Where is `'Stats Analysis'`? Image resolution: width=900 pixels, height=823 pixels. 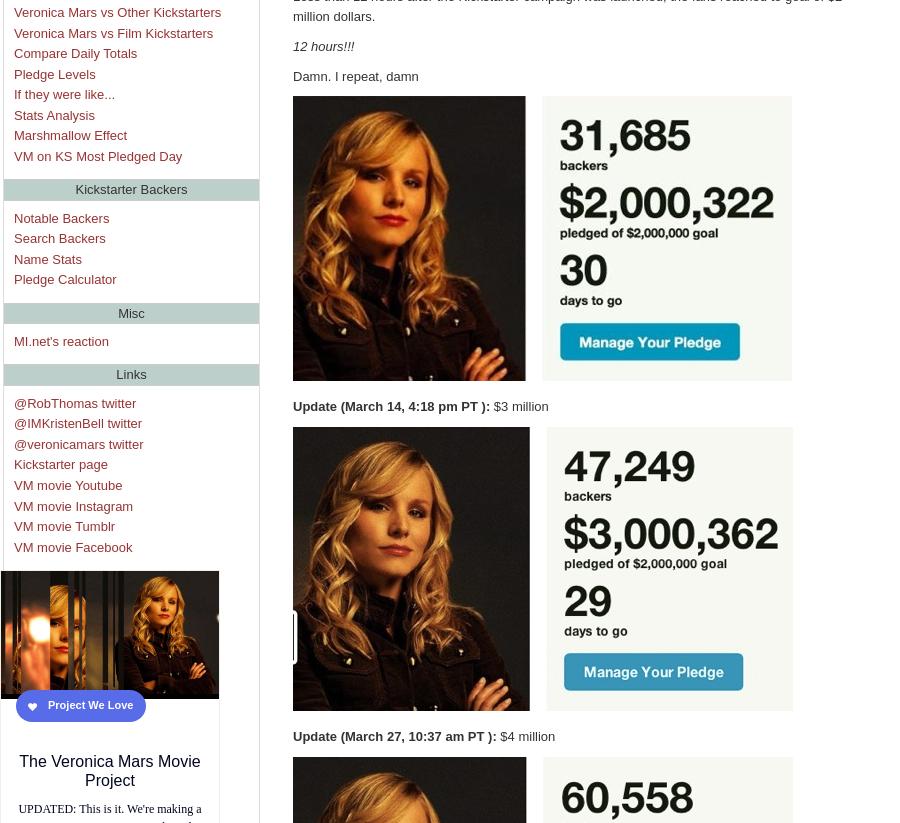 'Stats Analysis' is located at coordinates (53, 114).